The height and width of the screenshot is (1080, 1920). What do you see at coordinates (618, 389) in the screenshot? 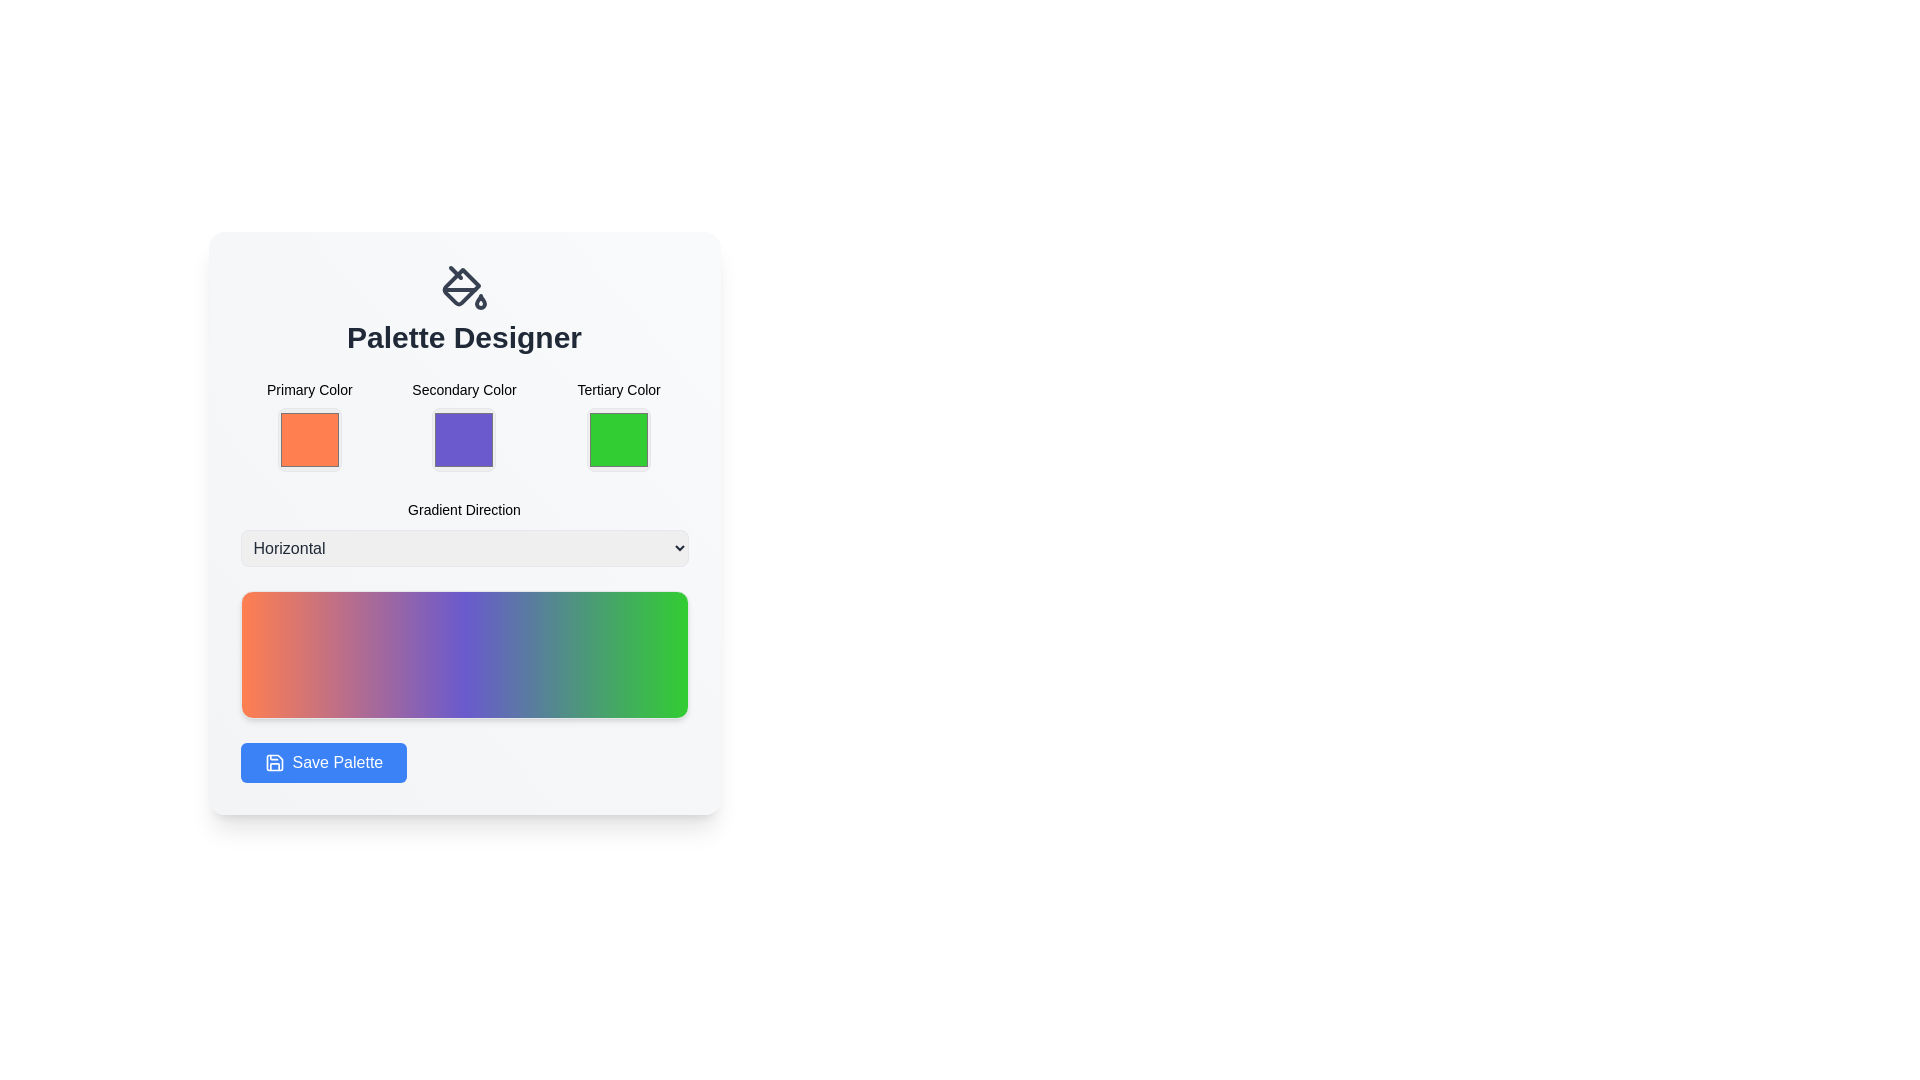
I see `the text label UI component that provides context for the associated color input below it` at bounding box center [618, 389].